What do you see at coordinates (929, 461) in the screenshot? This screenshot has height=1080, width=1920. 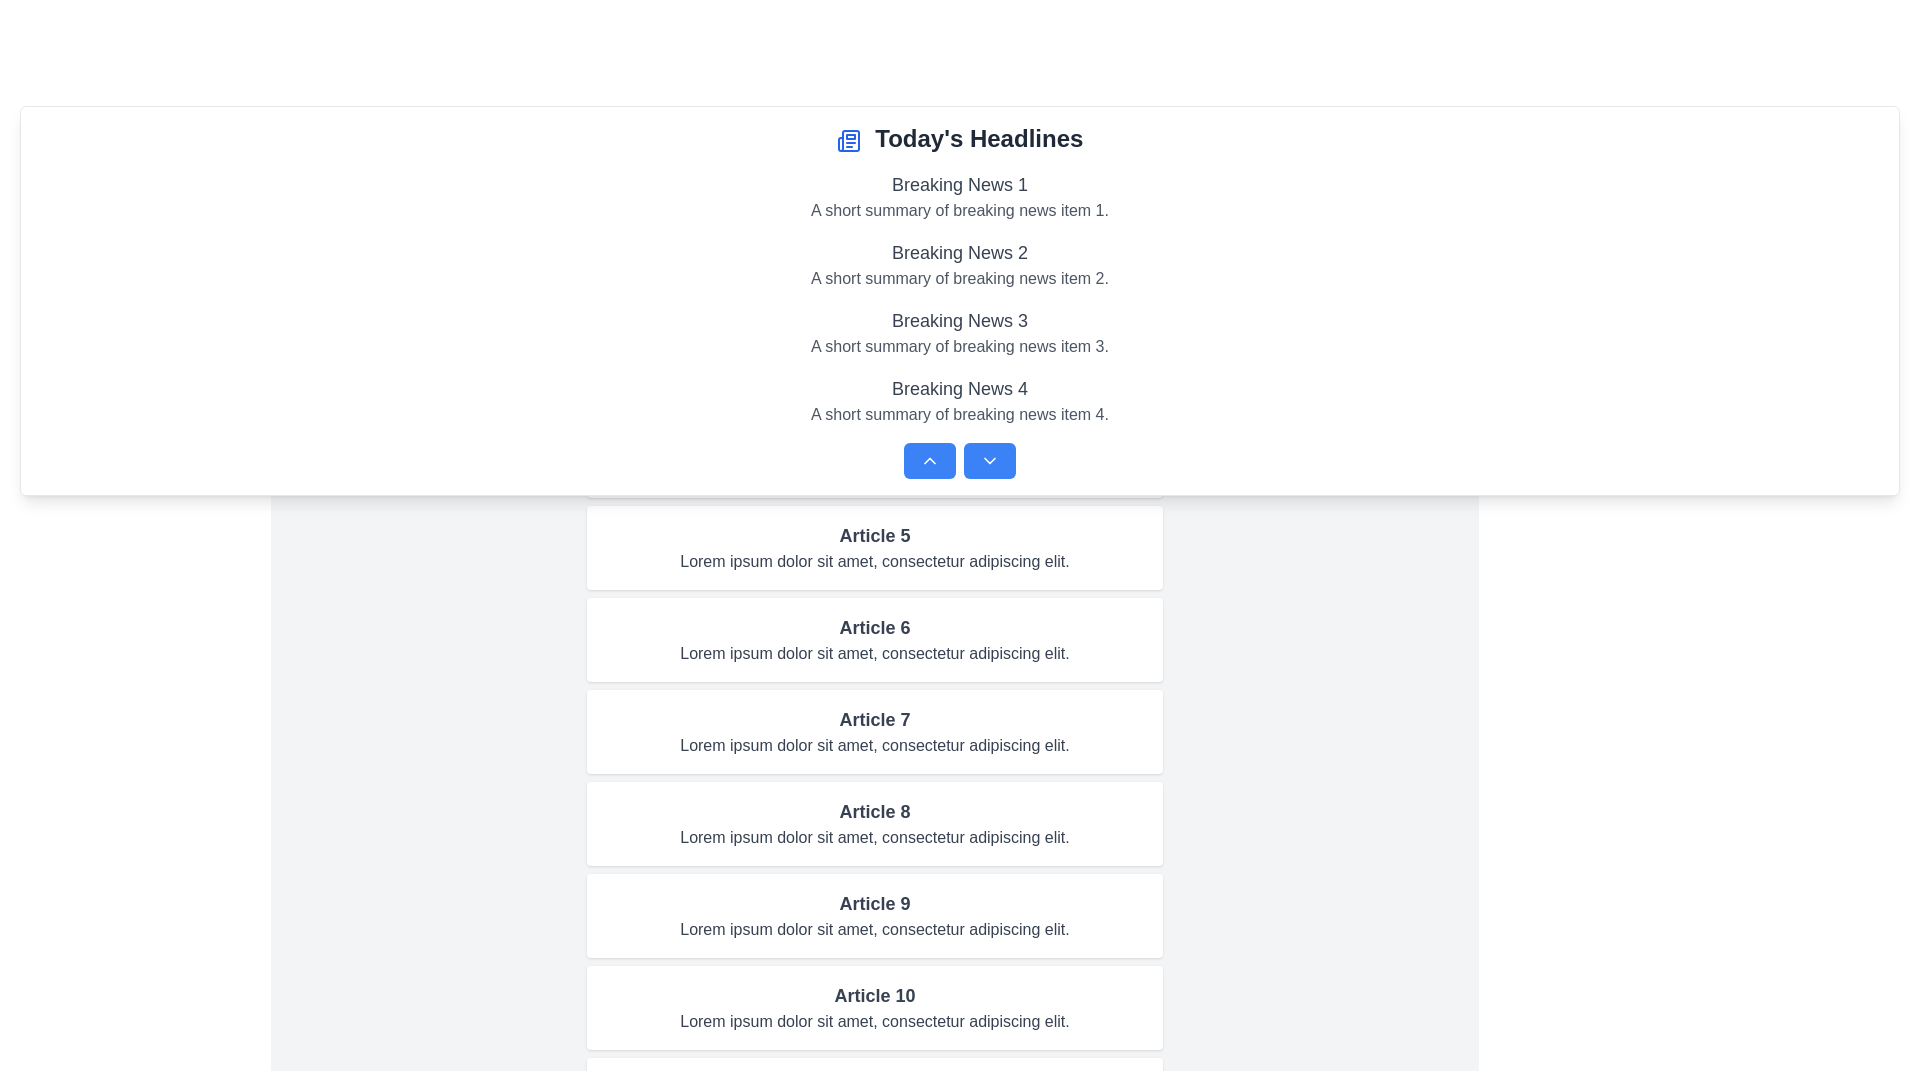 I see `the 'Up' navigation icon located centrally within the button below the 'Breaking News' list` at bounding box center [929, 461].